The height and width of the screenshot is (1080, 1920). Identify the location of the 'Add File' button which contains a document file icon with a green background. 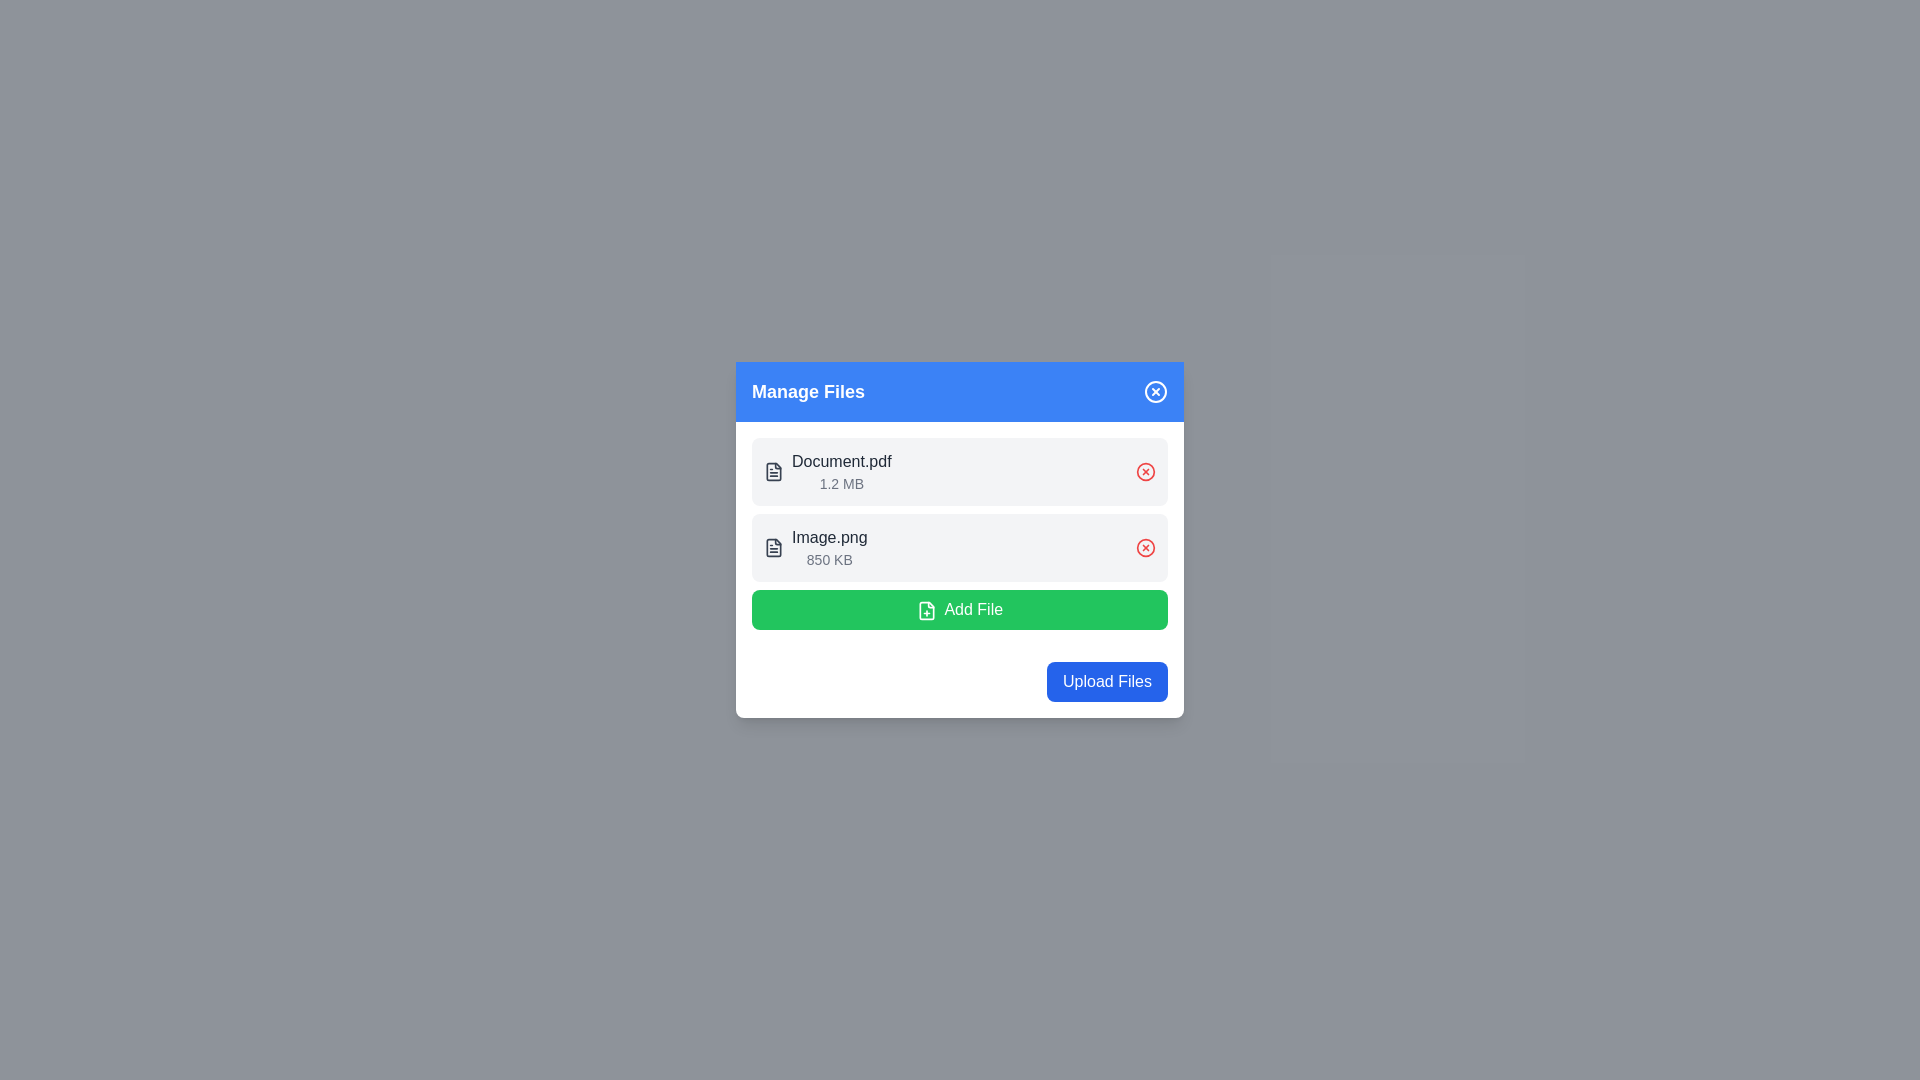
(925, 609).